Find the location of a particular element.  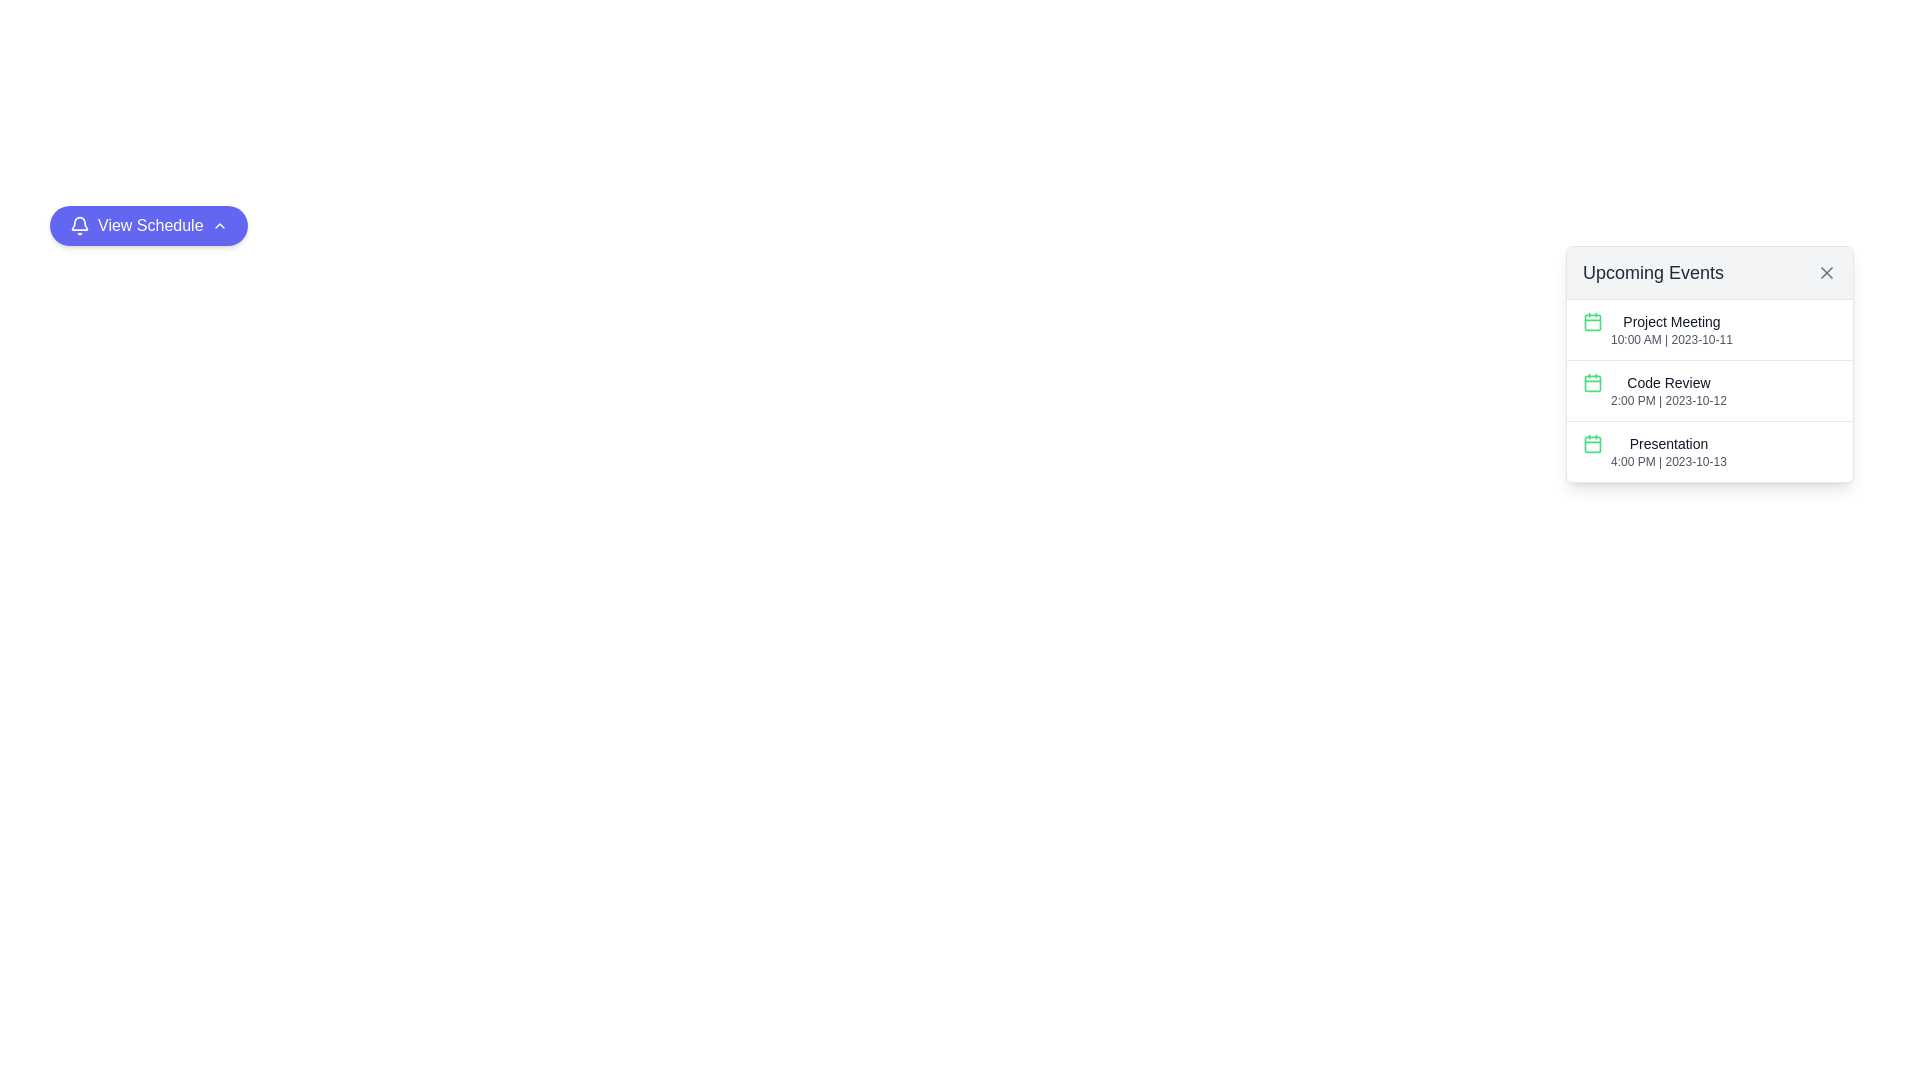

the bell icon located at the leftmost side of the button next to the text 'View Schedule', which indicates notification settings is located at coordinates (80, 225).